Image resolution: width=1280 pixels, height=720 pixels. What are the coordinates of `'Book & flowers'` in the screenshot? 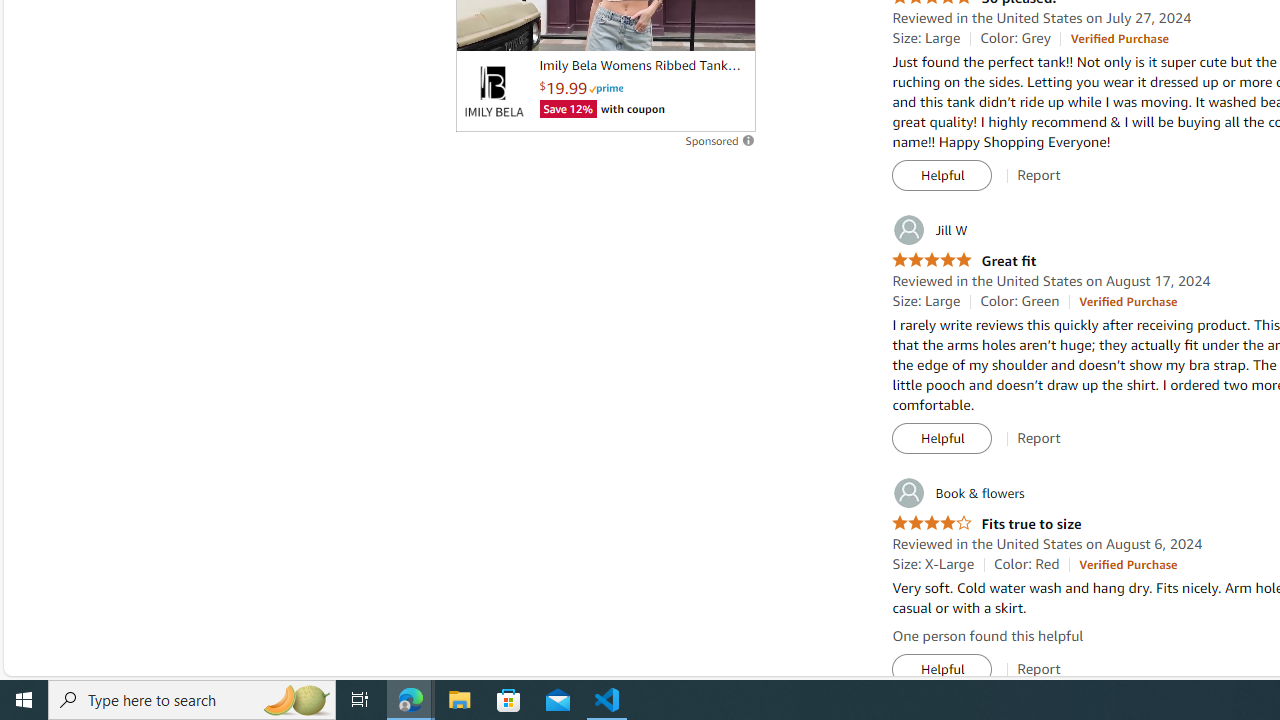 It's located at (957, 493).